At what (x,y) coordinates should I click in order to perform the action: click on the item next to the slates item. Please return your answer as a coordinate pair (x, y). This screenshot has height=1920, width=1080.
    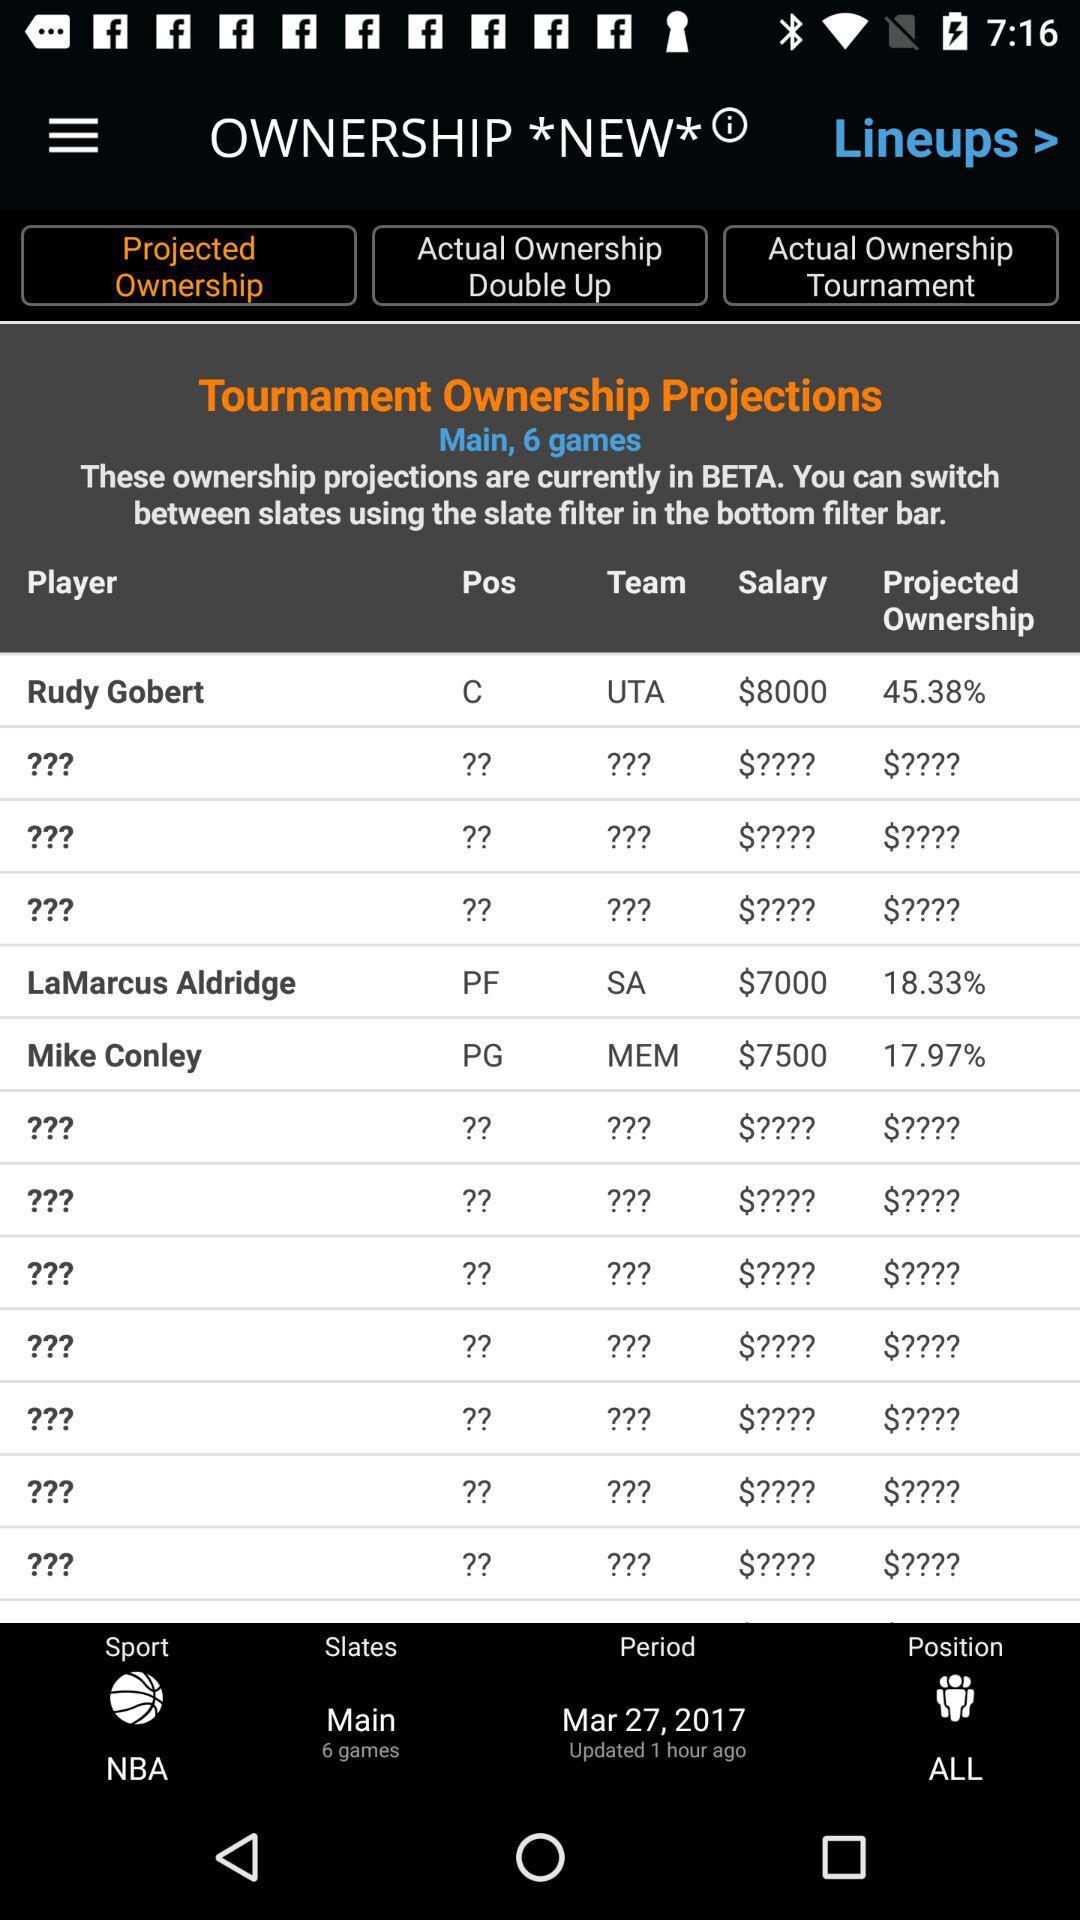
    Looking at the image, I should click on (658, 1729).